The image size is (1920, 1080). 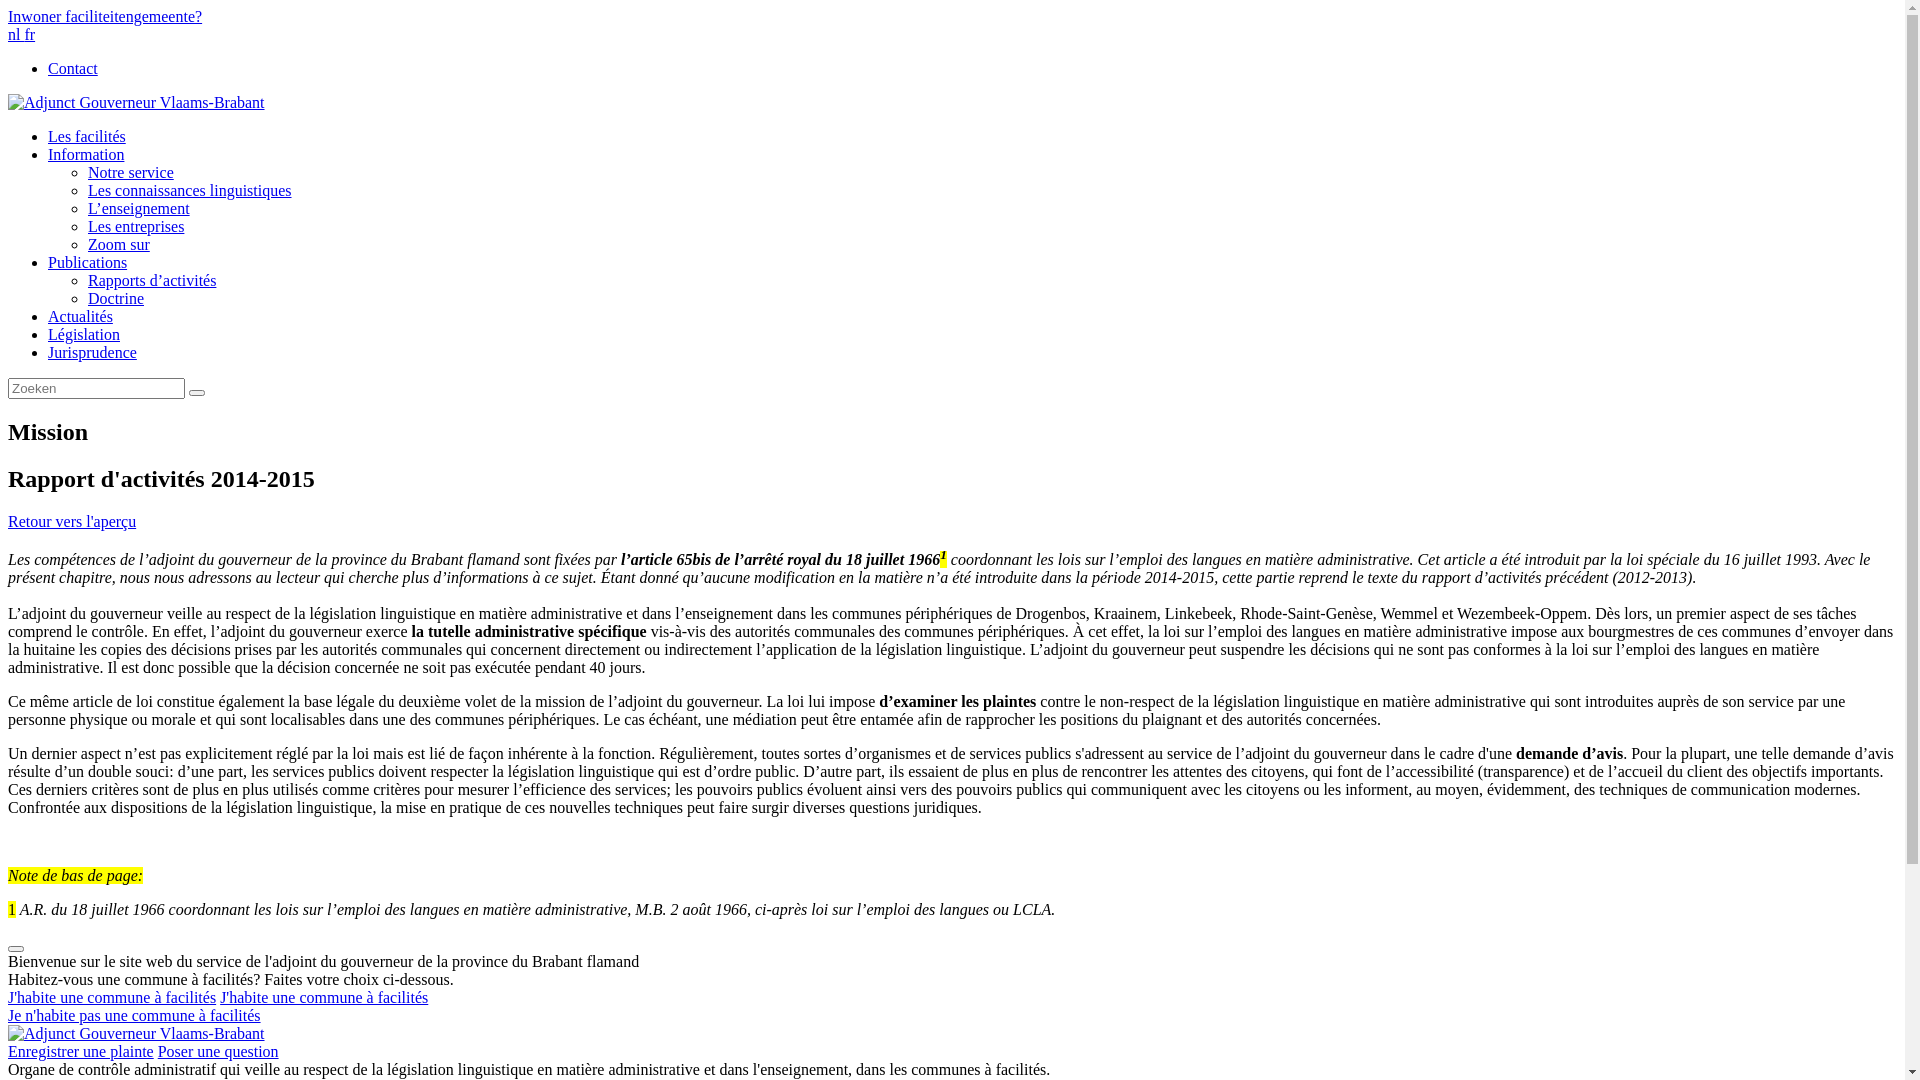 What do you see at coordinates (134, 225) in the screenshot?
I see `'Les entreprises'` at bounding box center [134, 225].